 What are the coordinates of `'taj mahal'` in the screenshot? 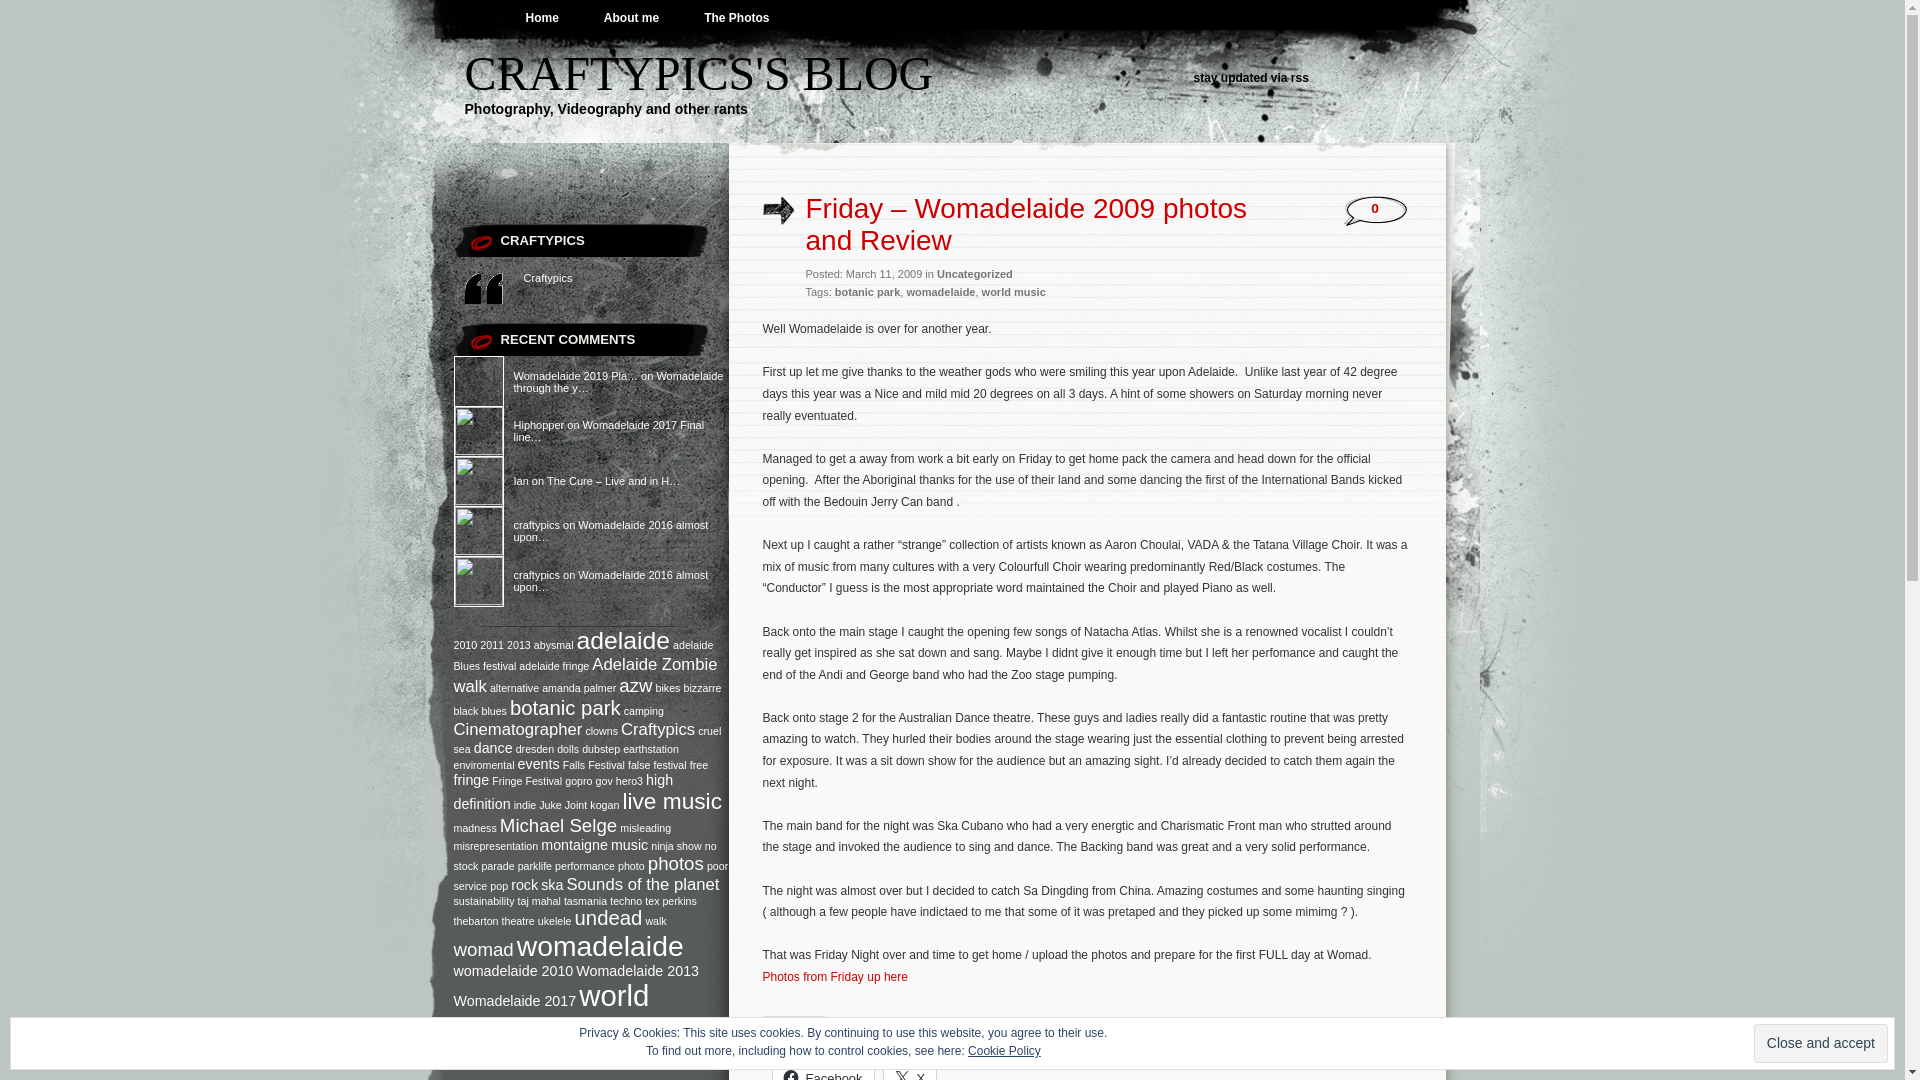 It's located at (539, 901).